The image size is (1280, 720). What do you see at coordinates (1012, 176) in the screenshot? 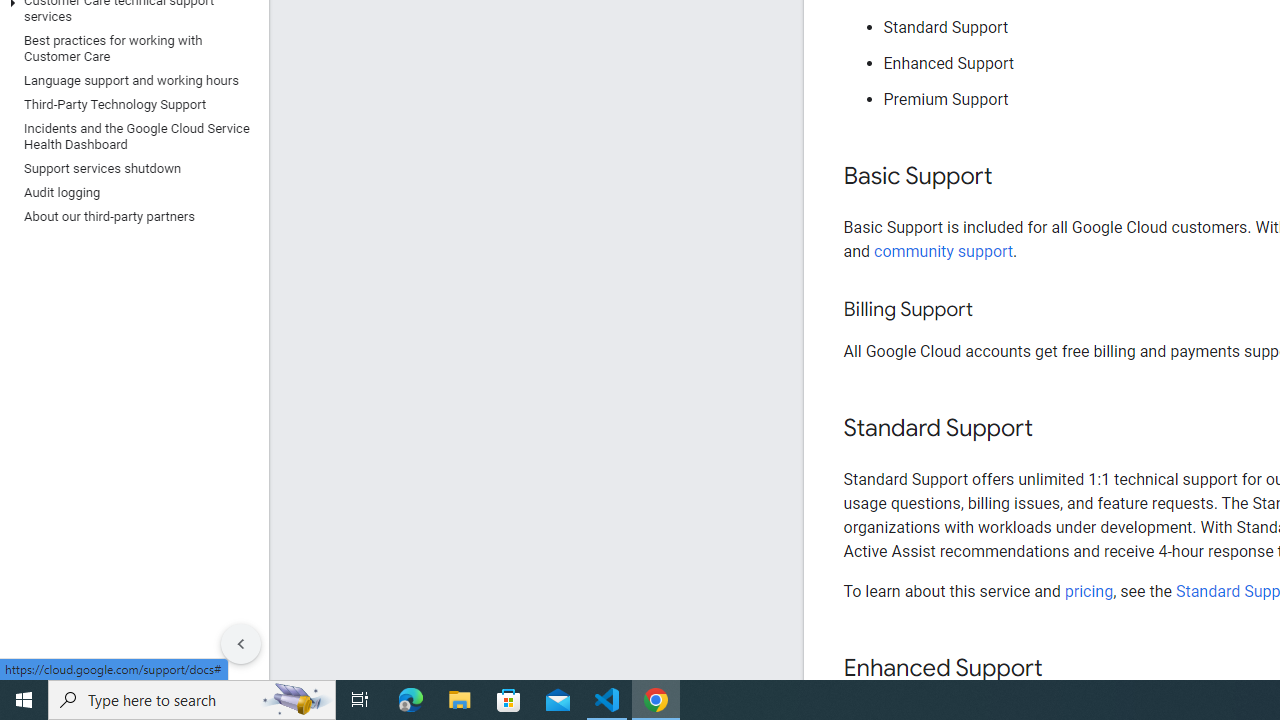
I see `'Copy link to this section: Basic Support'` at bounding box center [1012, 176].